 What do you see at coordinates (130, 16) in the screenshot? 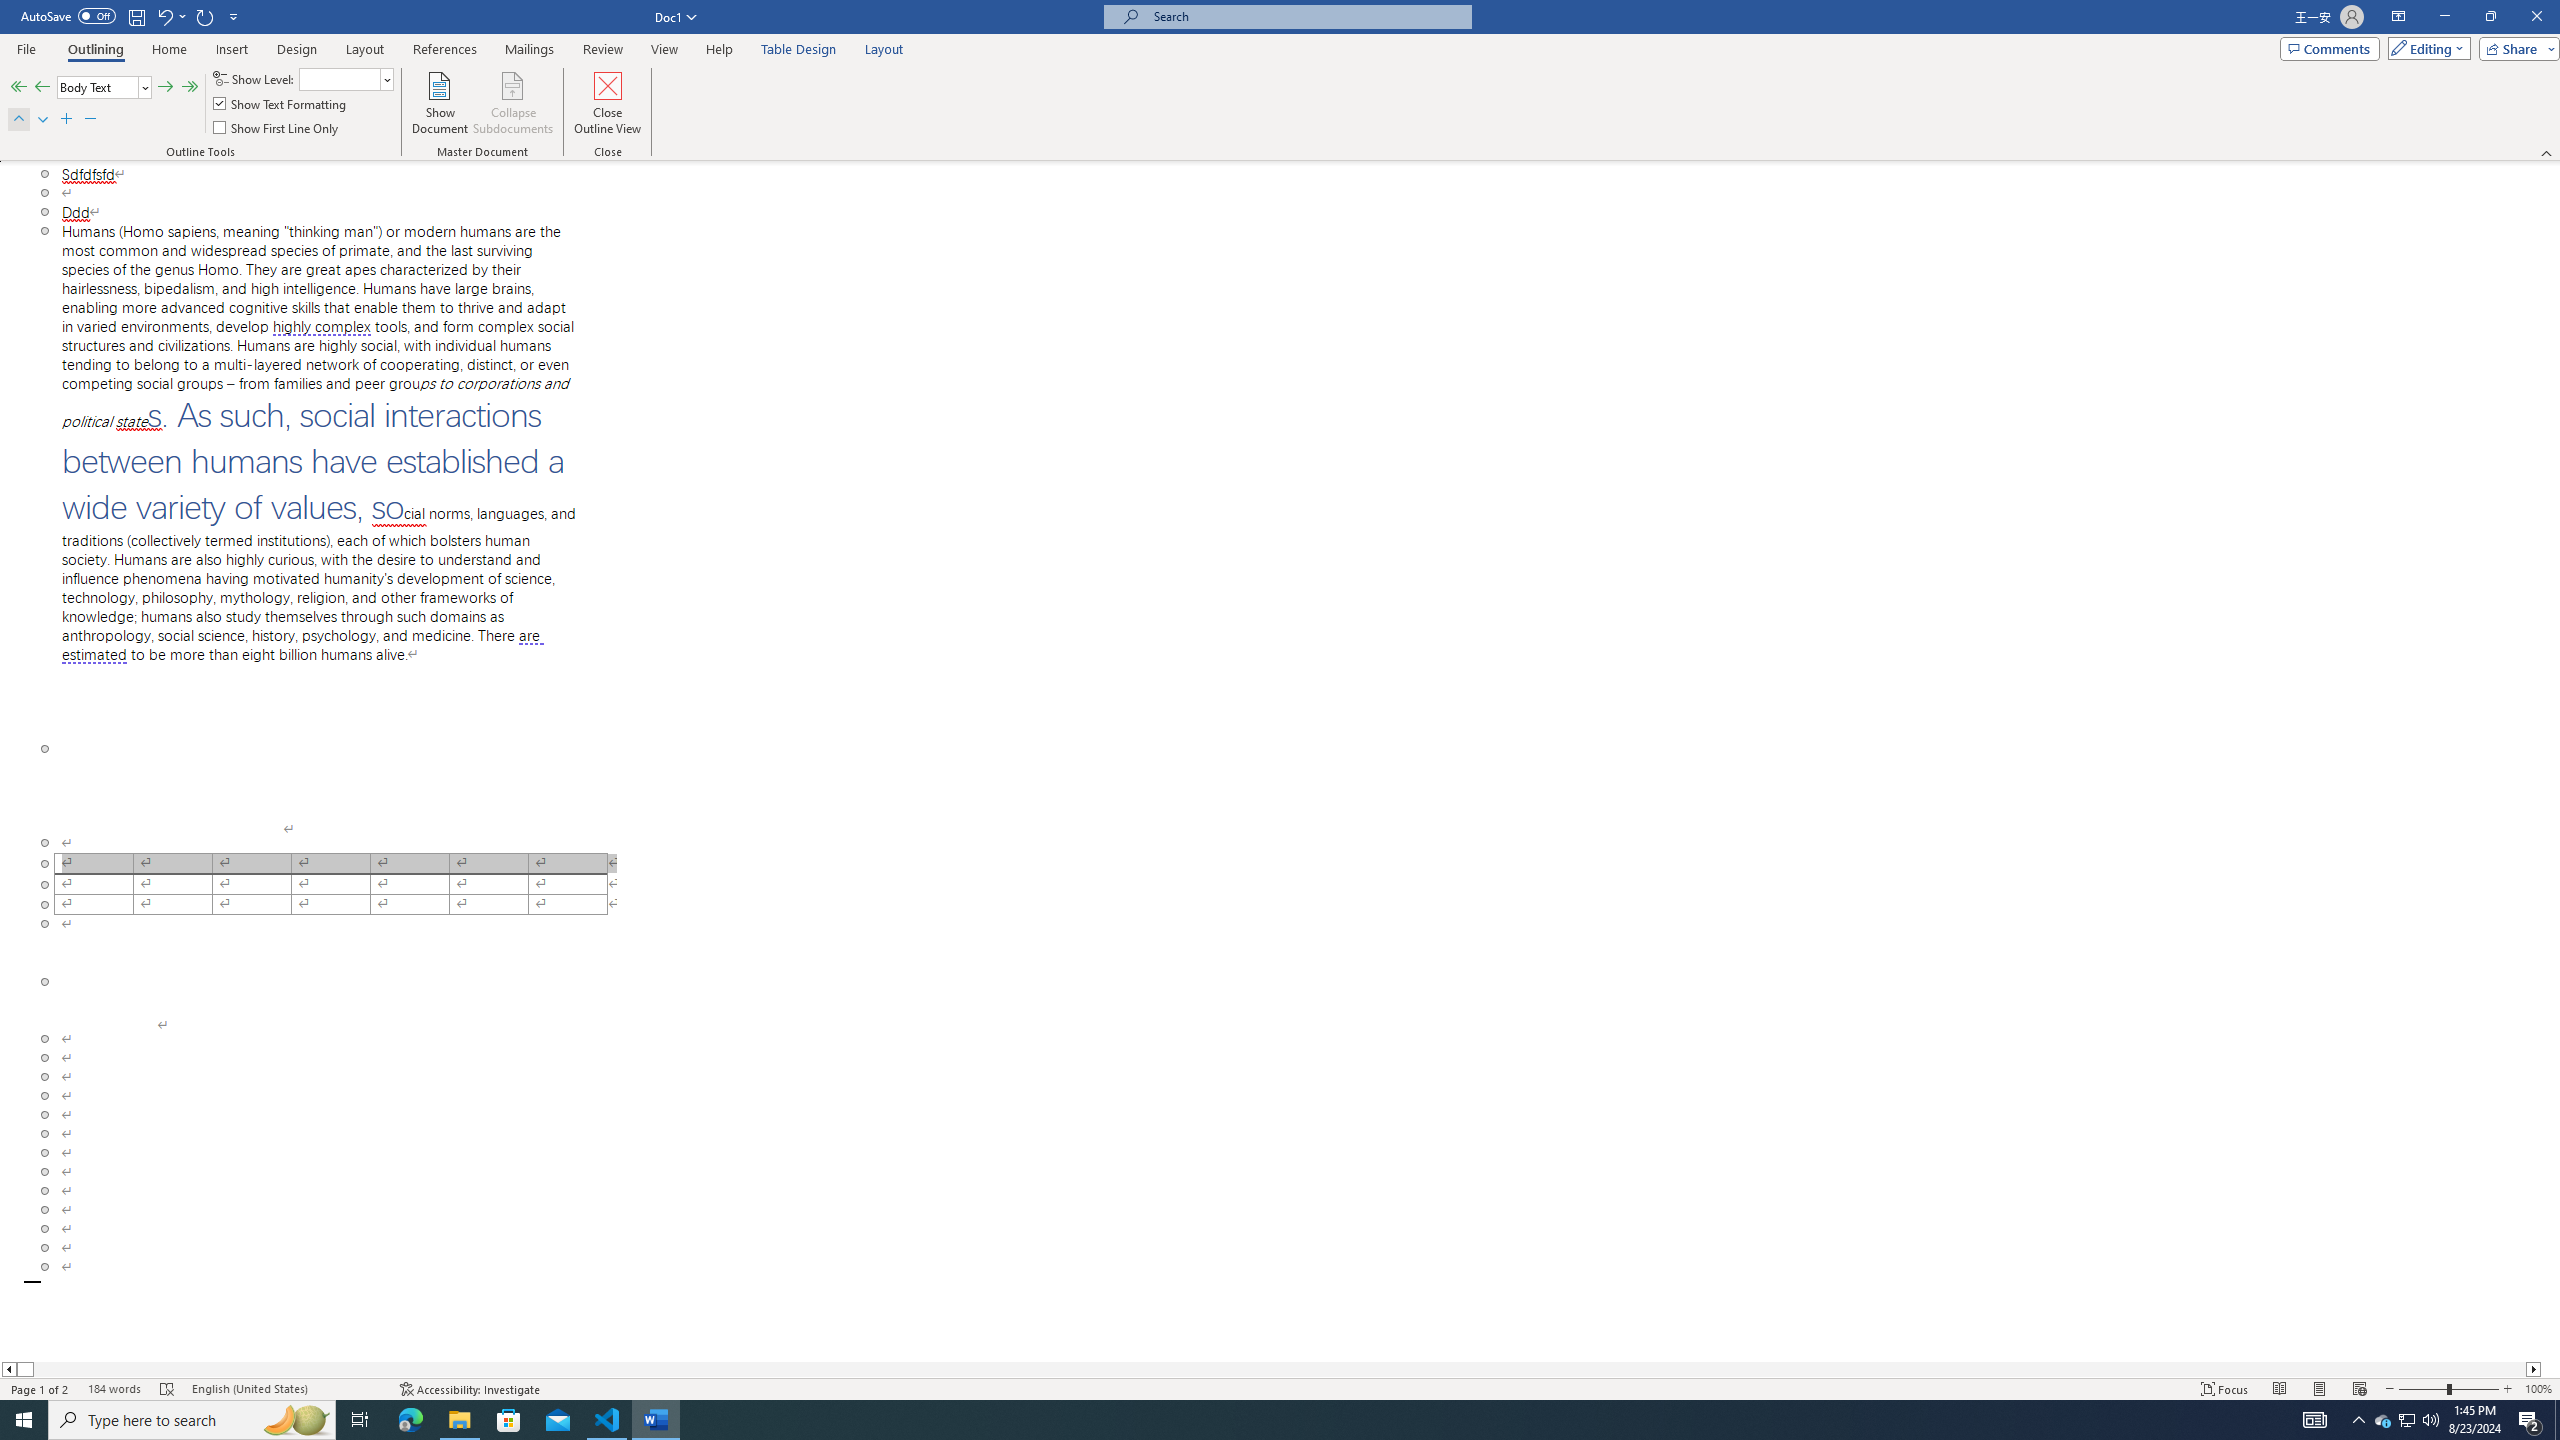
I see `'Quick Access Toolbar'` at bounding box center [130, 16].